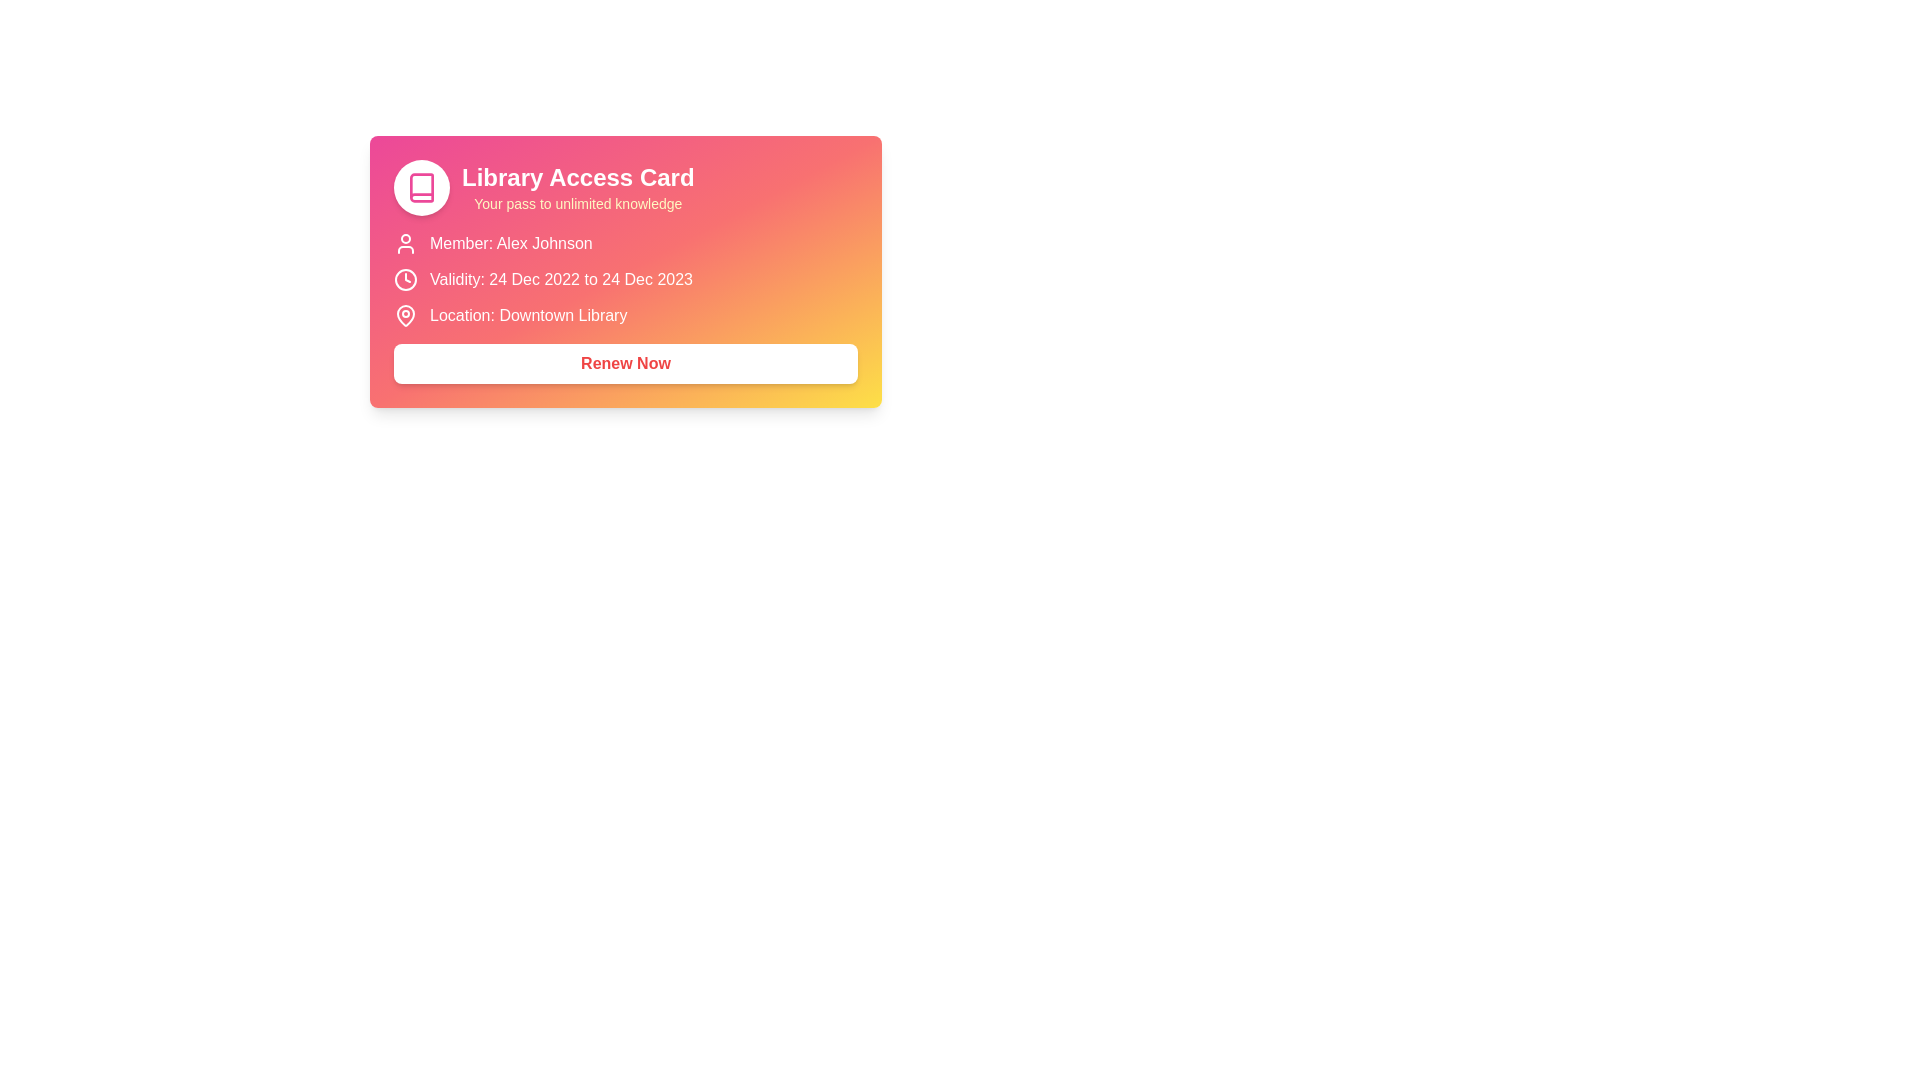  Describe the element at coordinates (405, 315) in the screenshot. I see `the decorative map pin icon located at the bottom of the informational card labeled 'Location: Downtown Library'` at that location.